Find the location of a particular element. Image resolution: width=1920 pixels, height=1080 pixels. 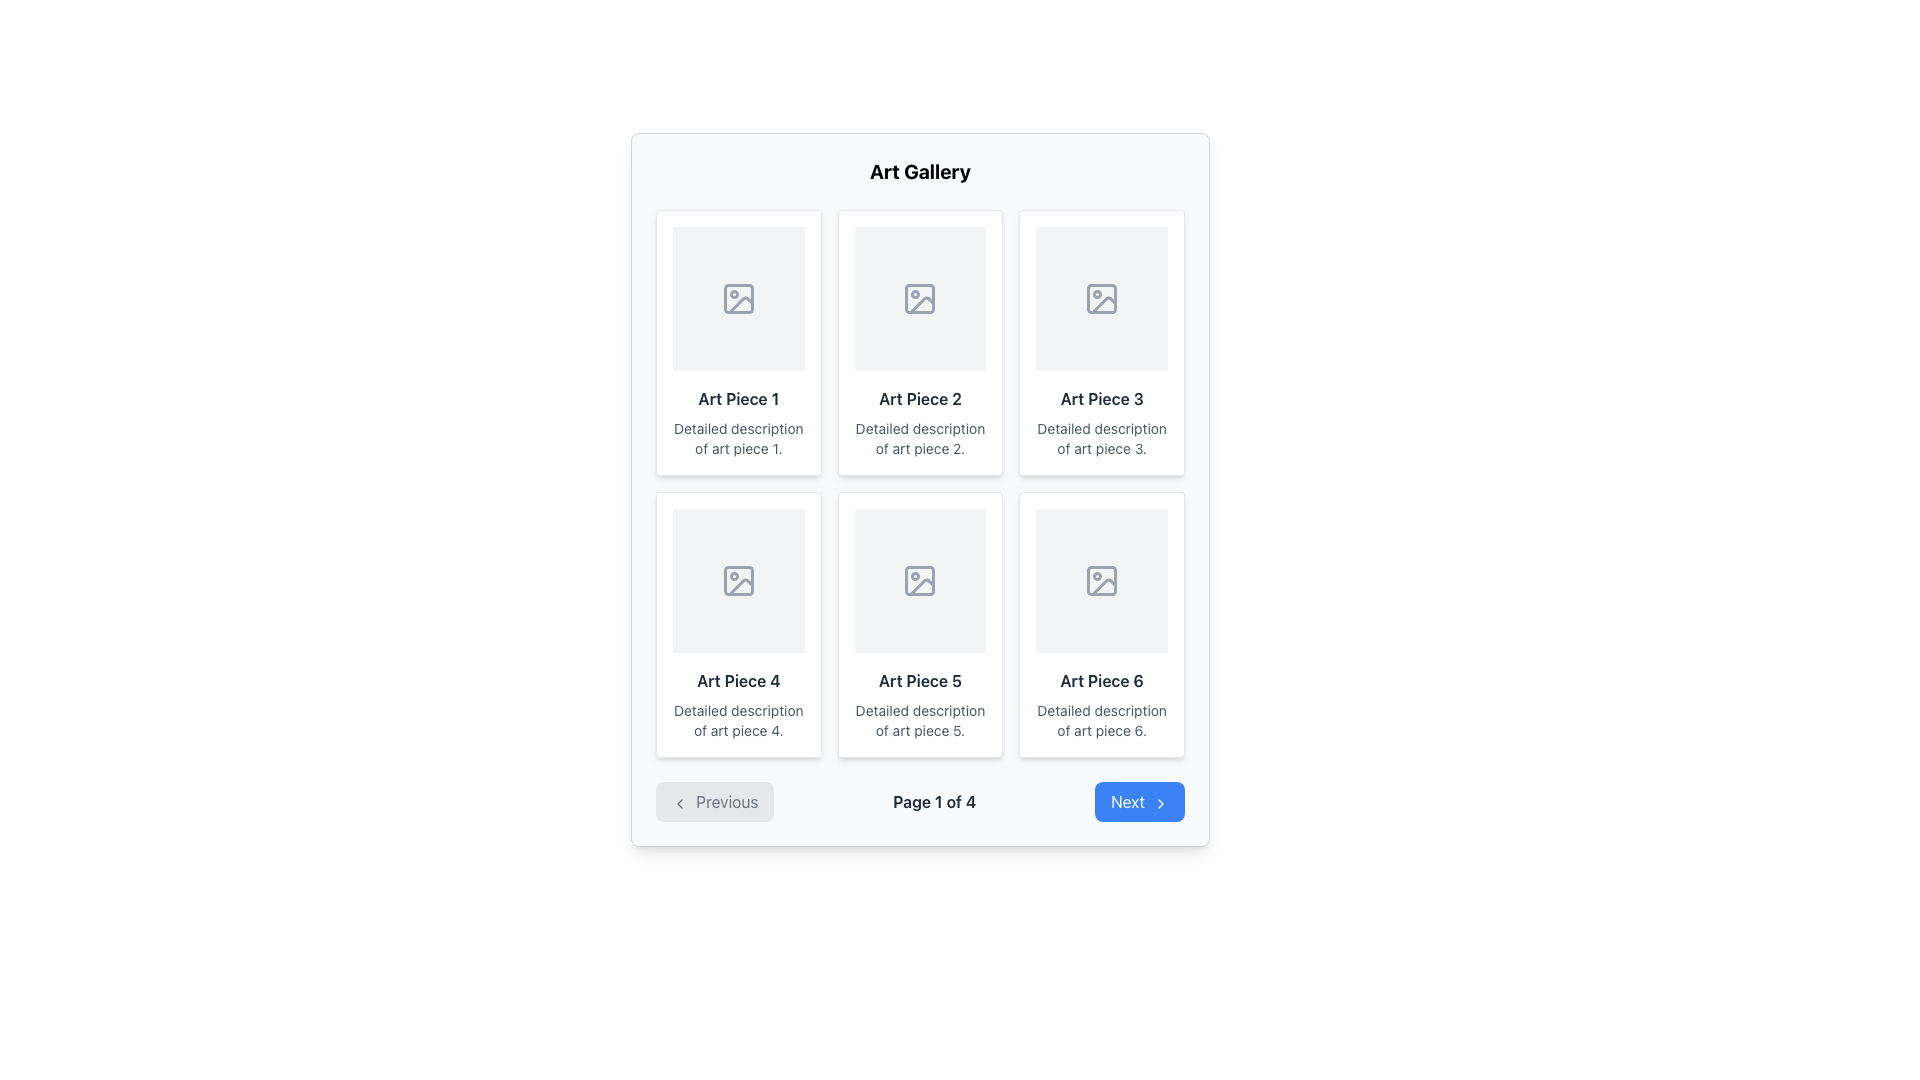

the first art piece card in the gallery is located at coordinates (737, 342).